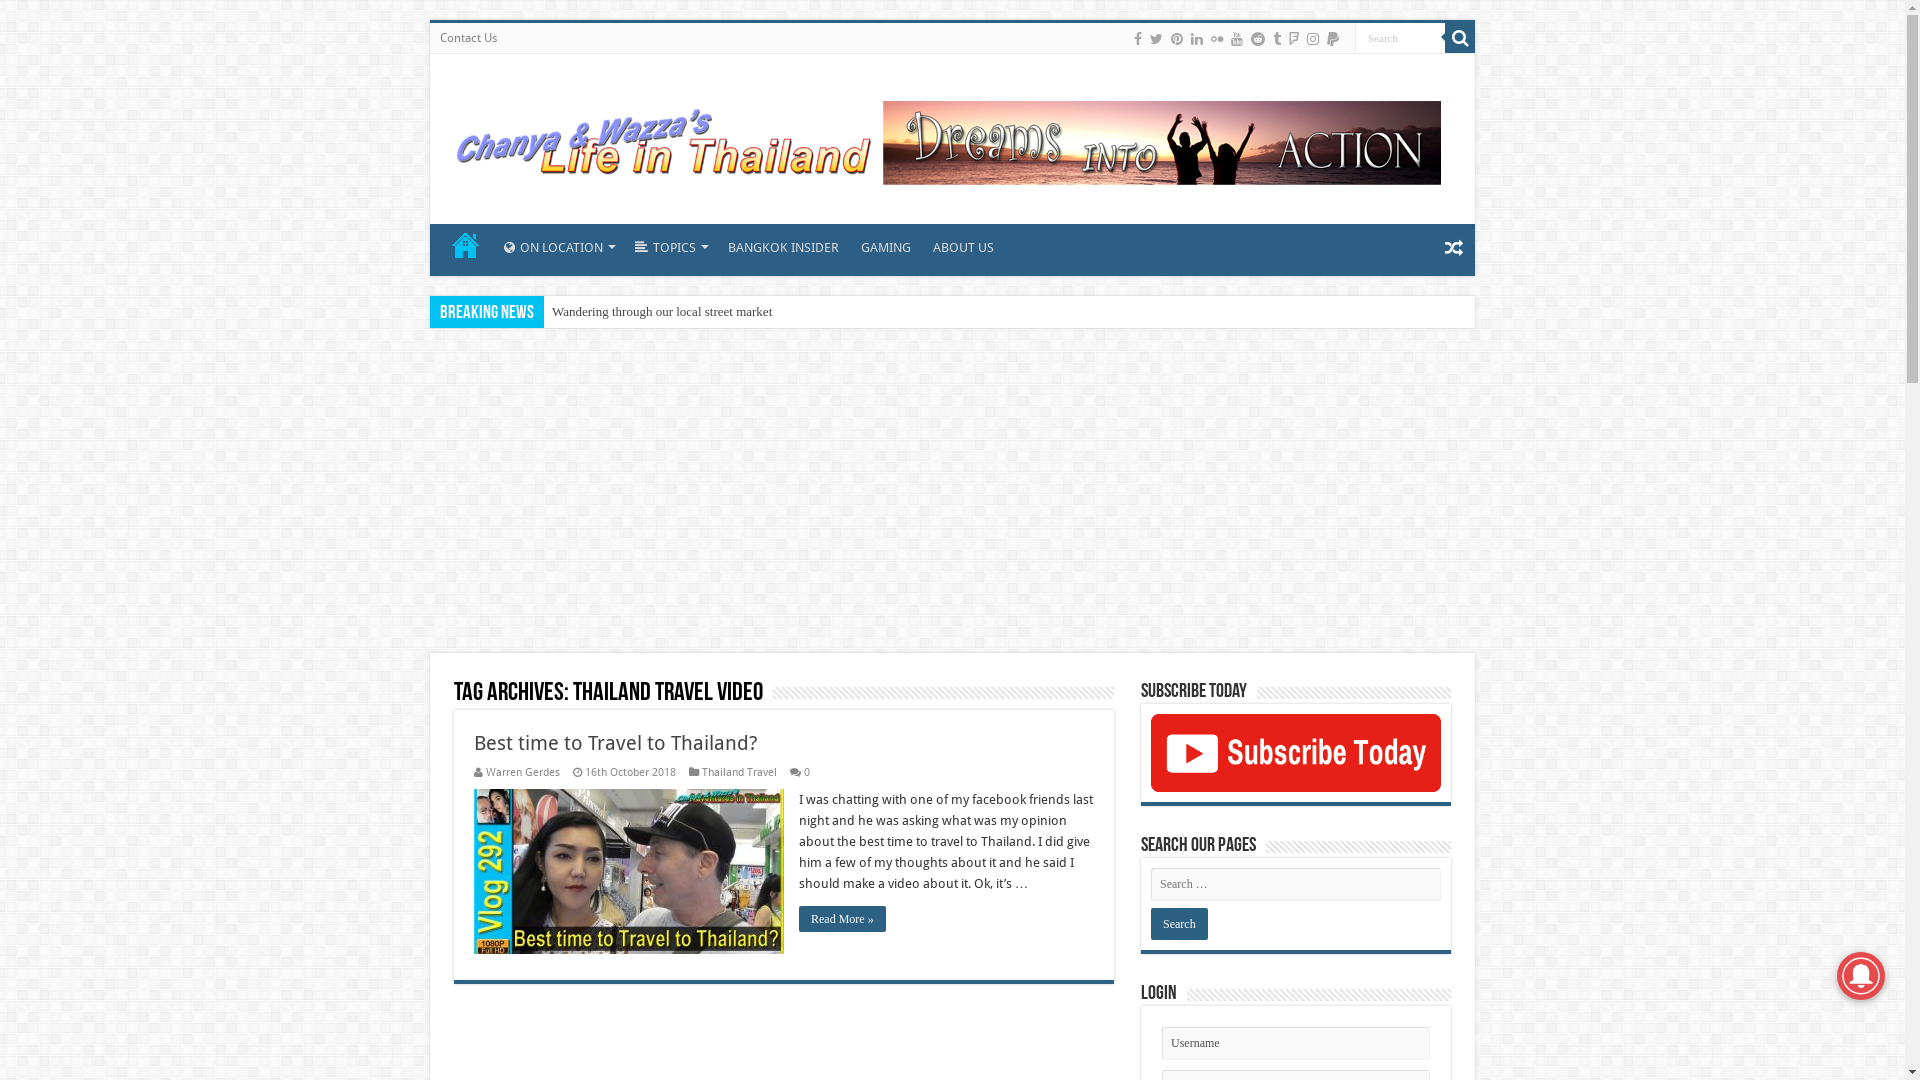  I want to click on 'Username', so click(1296, 1042).